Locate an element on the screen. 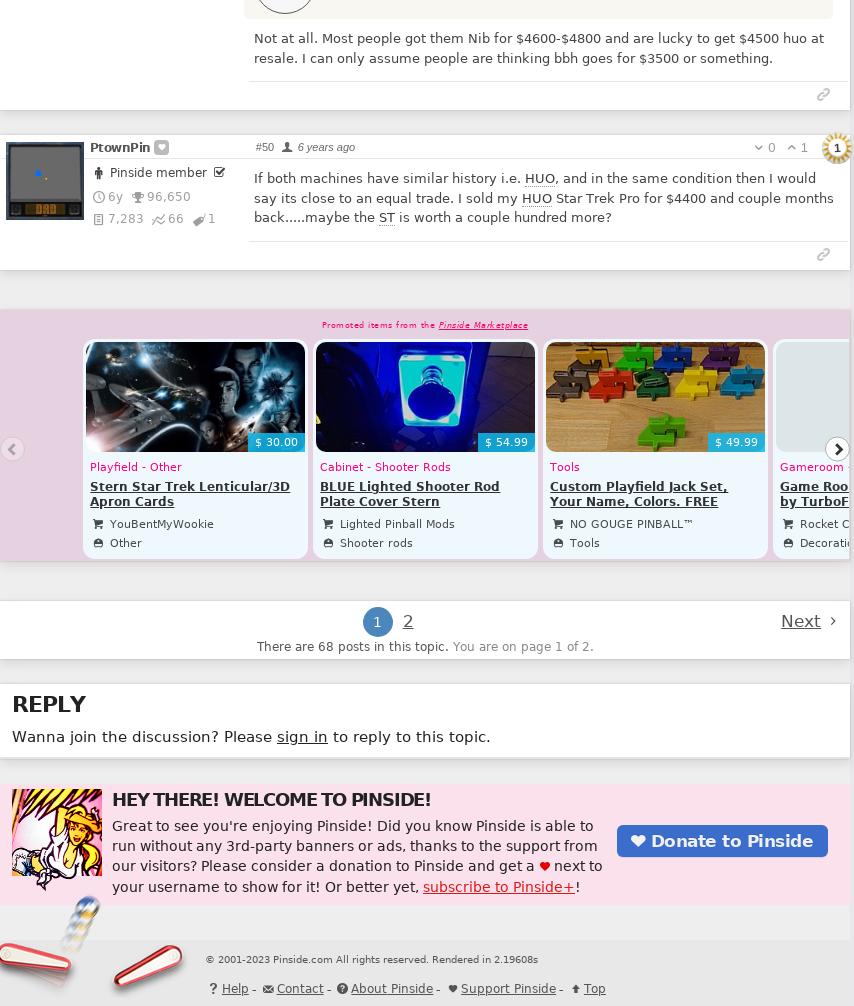 The image size is (854, 1006). 'If both machines have similar history i.e.' is located at coordinates (387, 178).